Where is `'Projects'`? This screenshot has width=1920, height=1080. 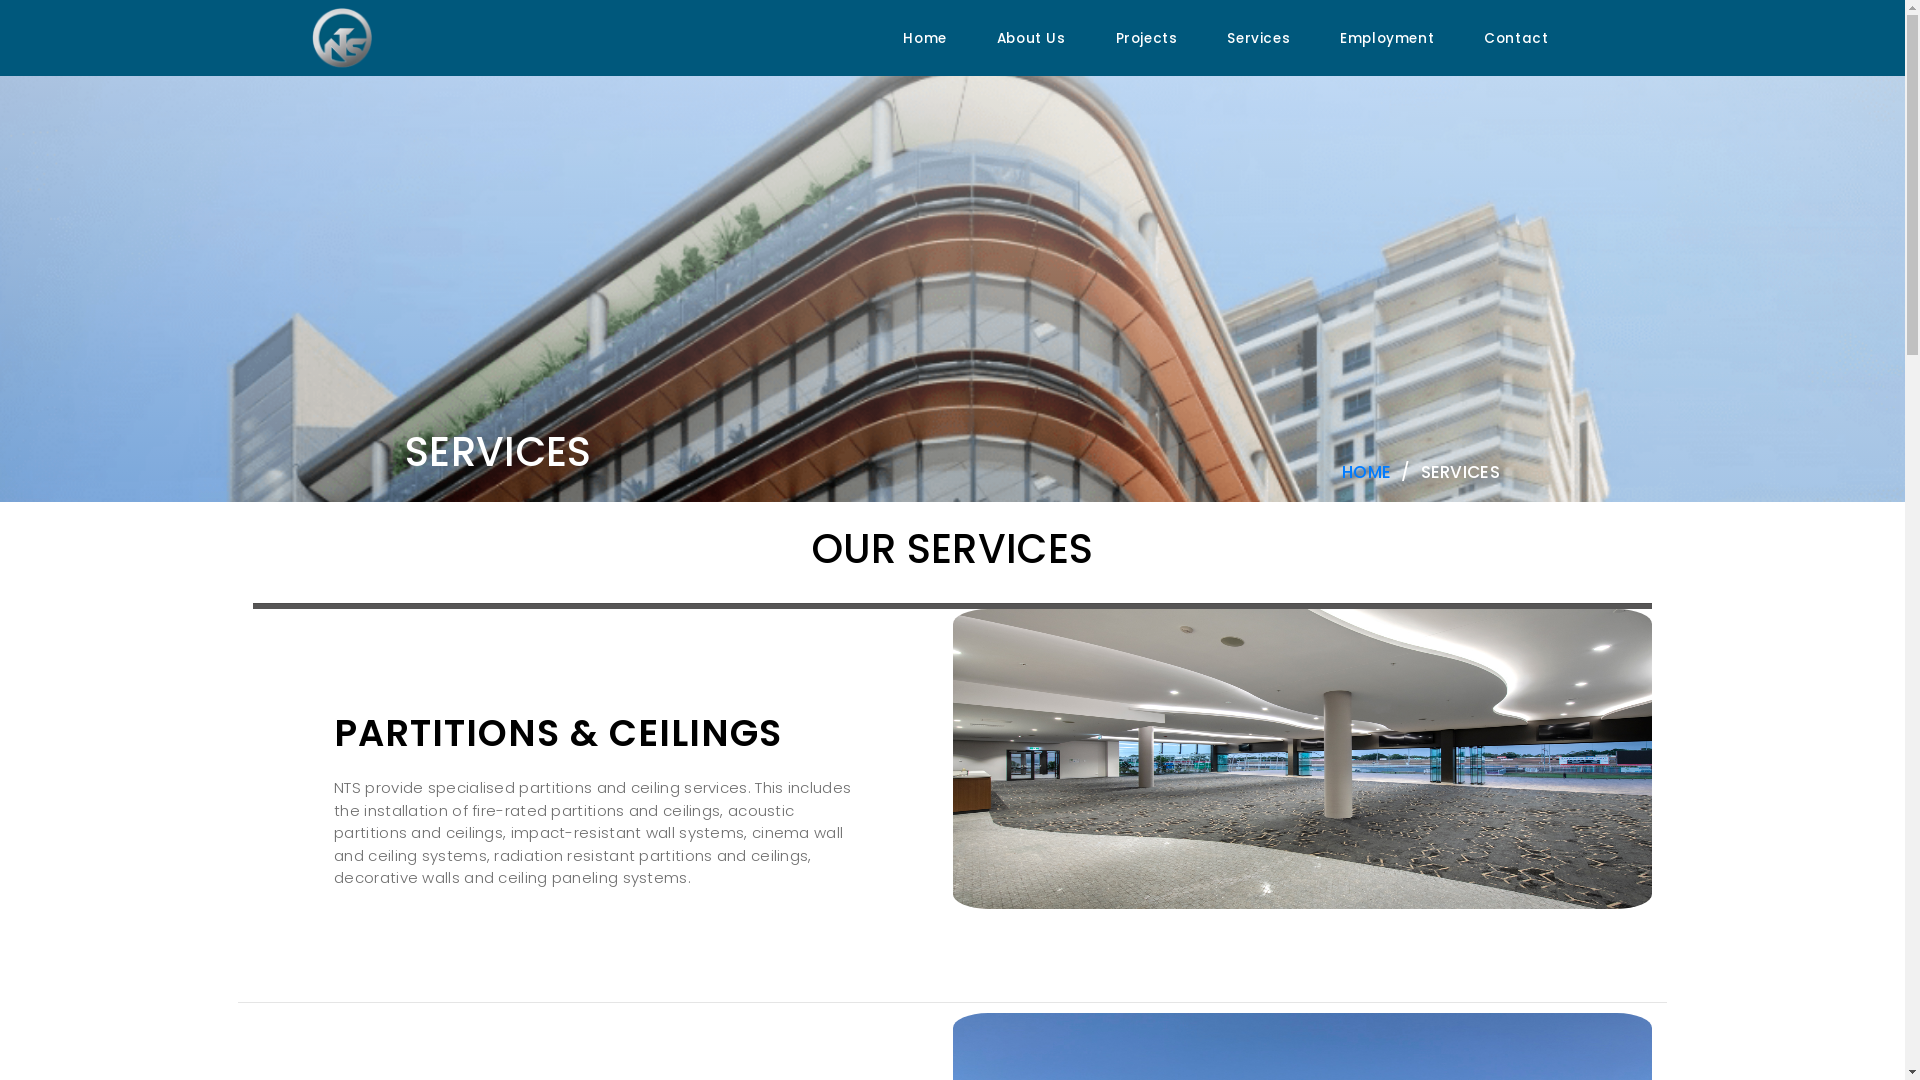 'Projects' is located at coordinates (1147, 38).